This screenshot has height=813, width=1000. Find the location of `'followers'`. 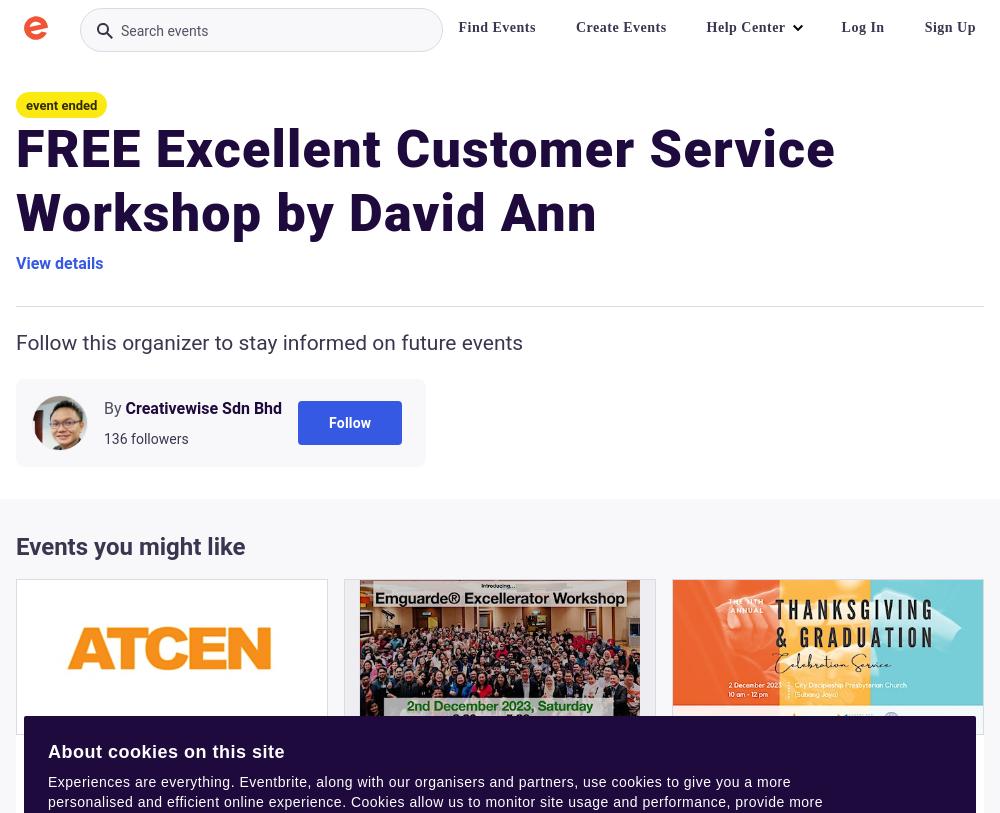

'followers' is located at coordinates (159, 439).